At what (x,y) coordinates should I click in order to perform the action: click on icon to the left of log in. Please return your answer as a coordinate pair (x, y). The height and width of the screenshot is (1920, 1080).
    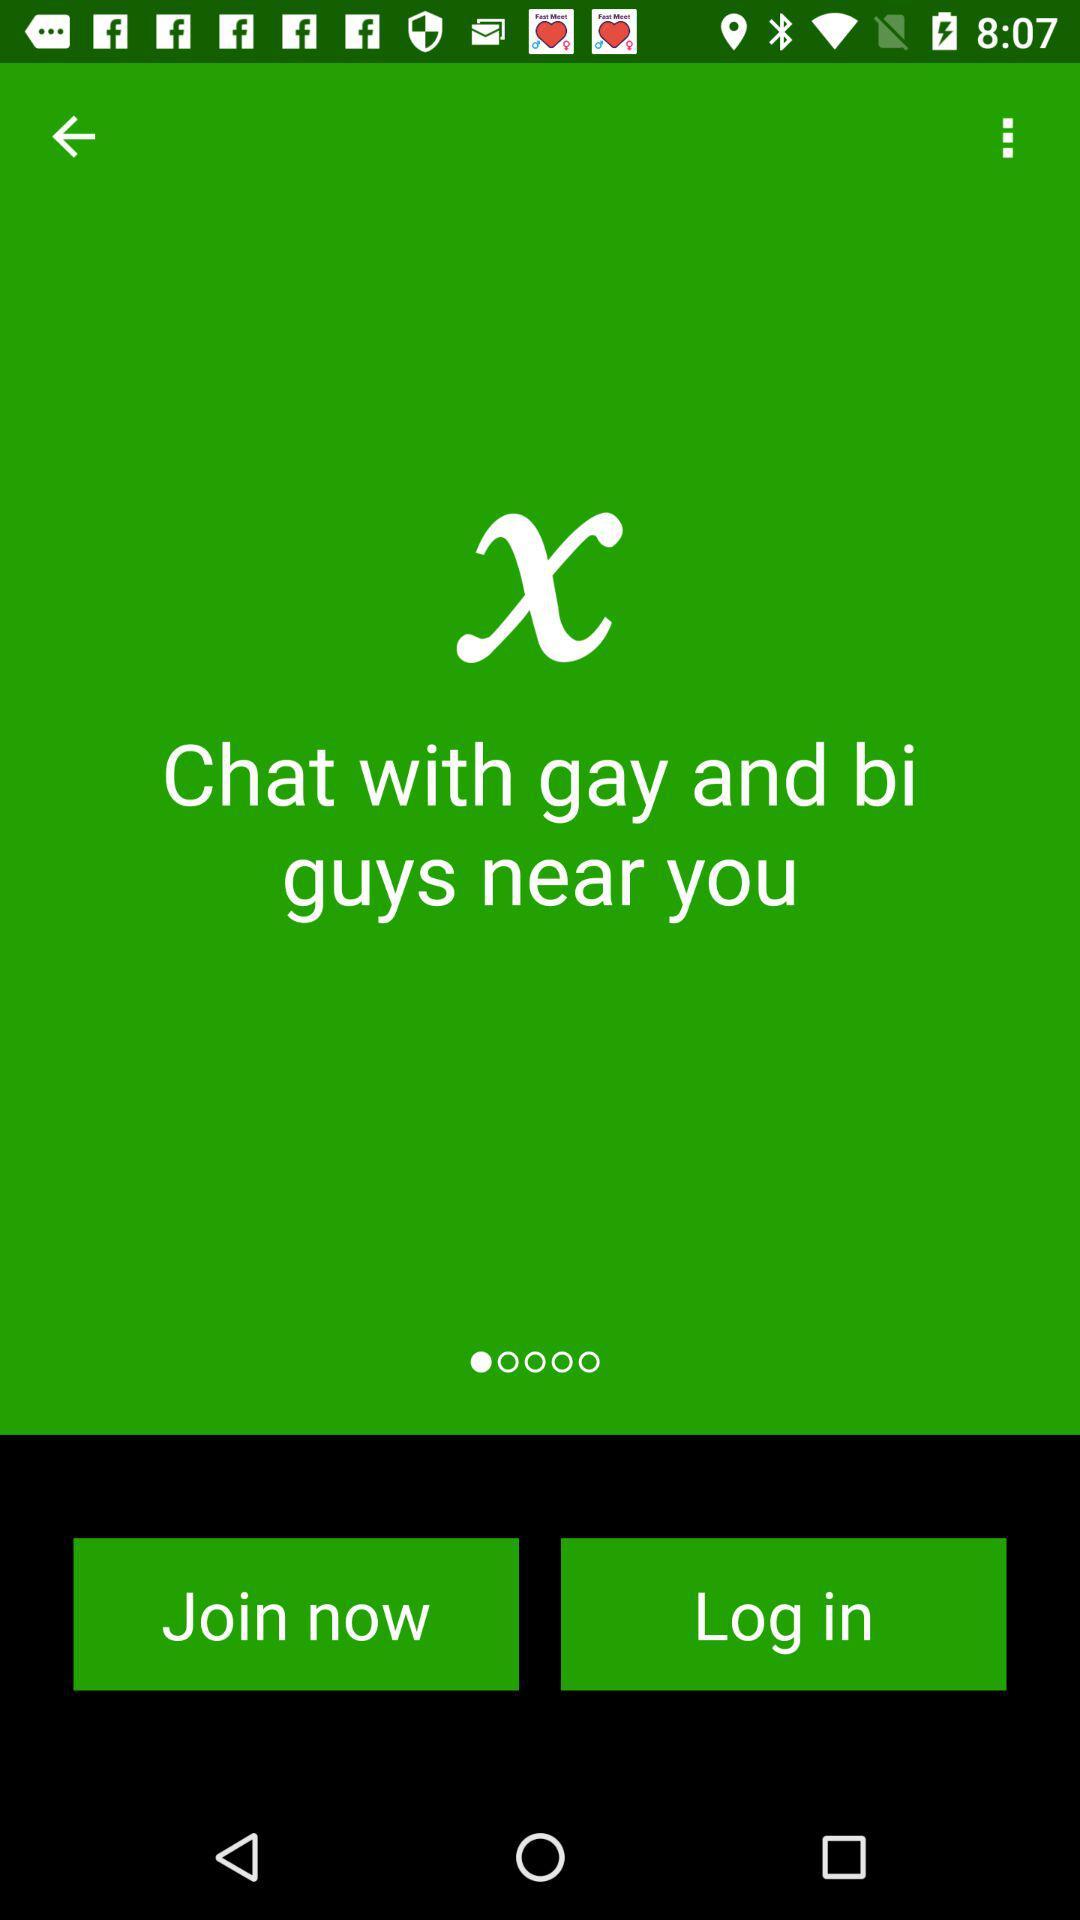
    Looking at the image, I should click on (296, 1614).